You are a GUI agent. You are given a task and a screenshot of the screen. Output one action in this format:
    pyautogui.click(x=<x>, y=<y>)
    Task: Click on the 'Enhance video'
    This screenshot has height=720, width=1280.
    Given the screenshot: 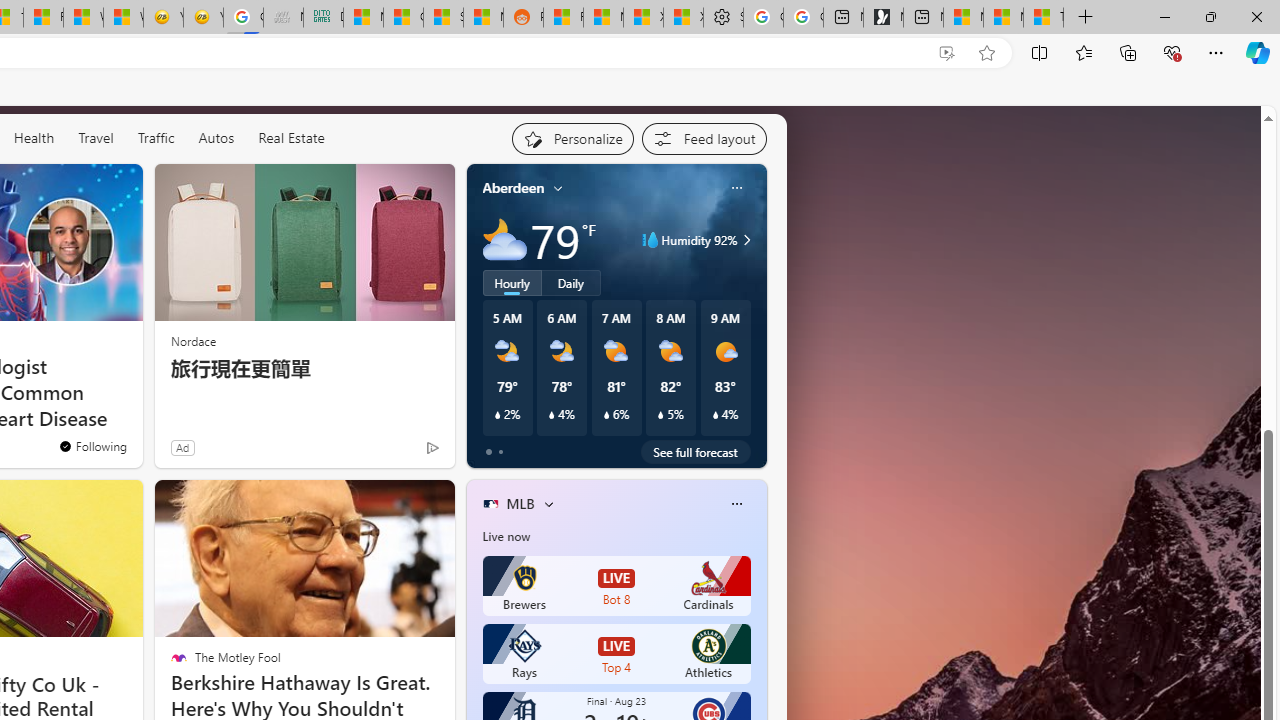 What is the action you would take?
    pyautogui.click(x=945, y=52)
    